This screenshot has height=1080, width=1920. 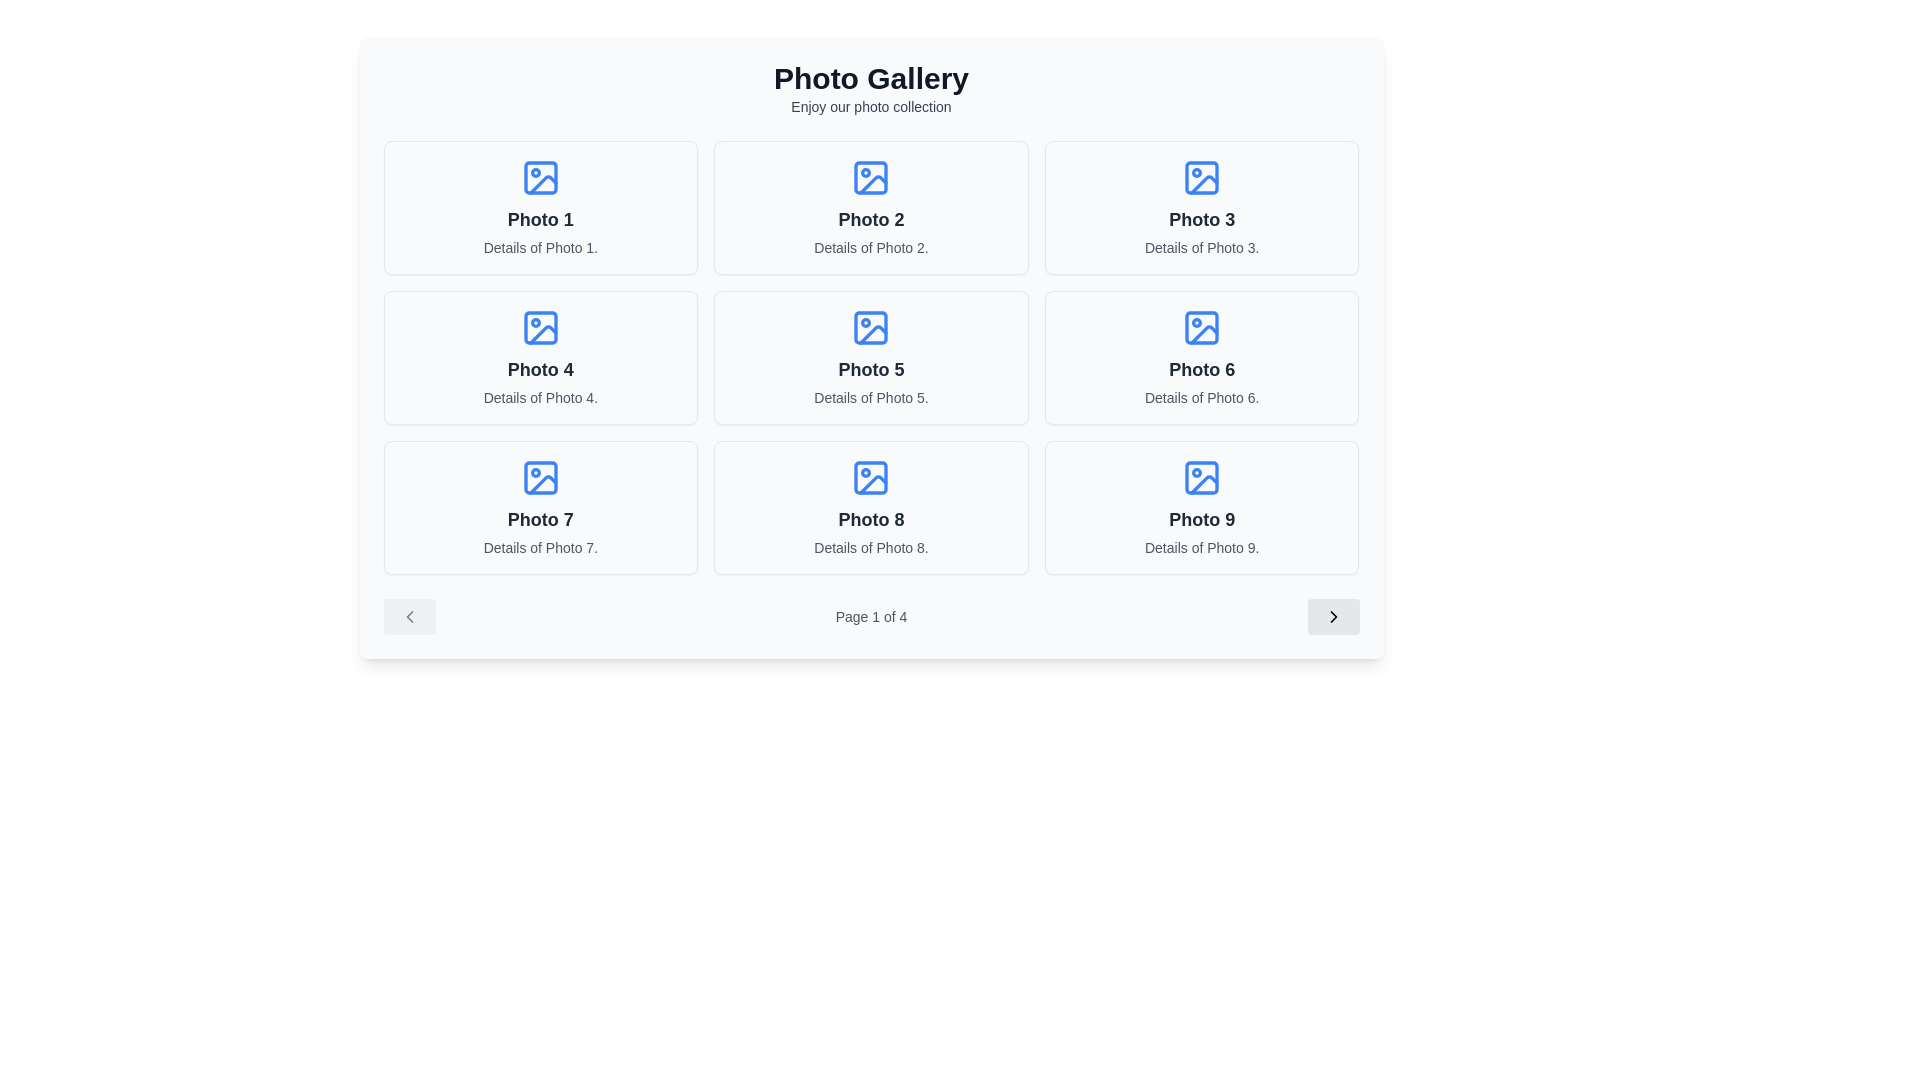 What do you see at coordinates (540, 507) in the screenshot?
I see `the center of the 'Photo 7' card, which is the first item in the third row of a 3x3 grid` at bounding box center [540, 507].